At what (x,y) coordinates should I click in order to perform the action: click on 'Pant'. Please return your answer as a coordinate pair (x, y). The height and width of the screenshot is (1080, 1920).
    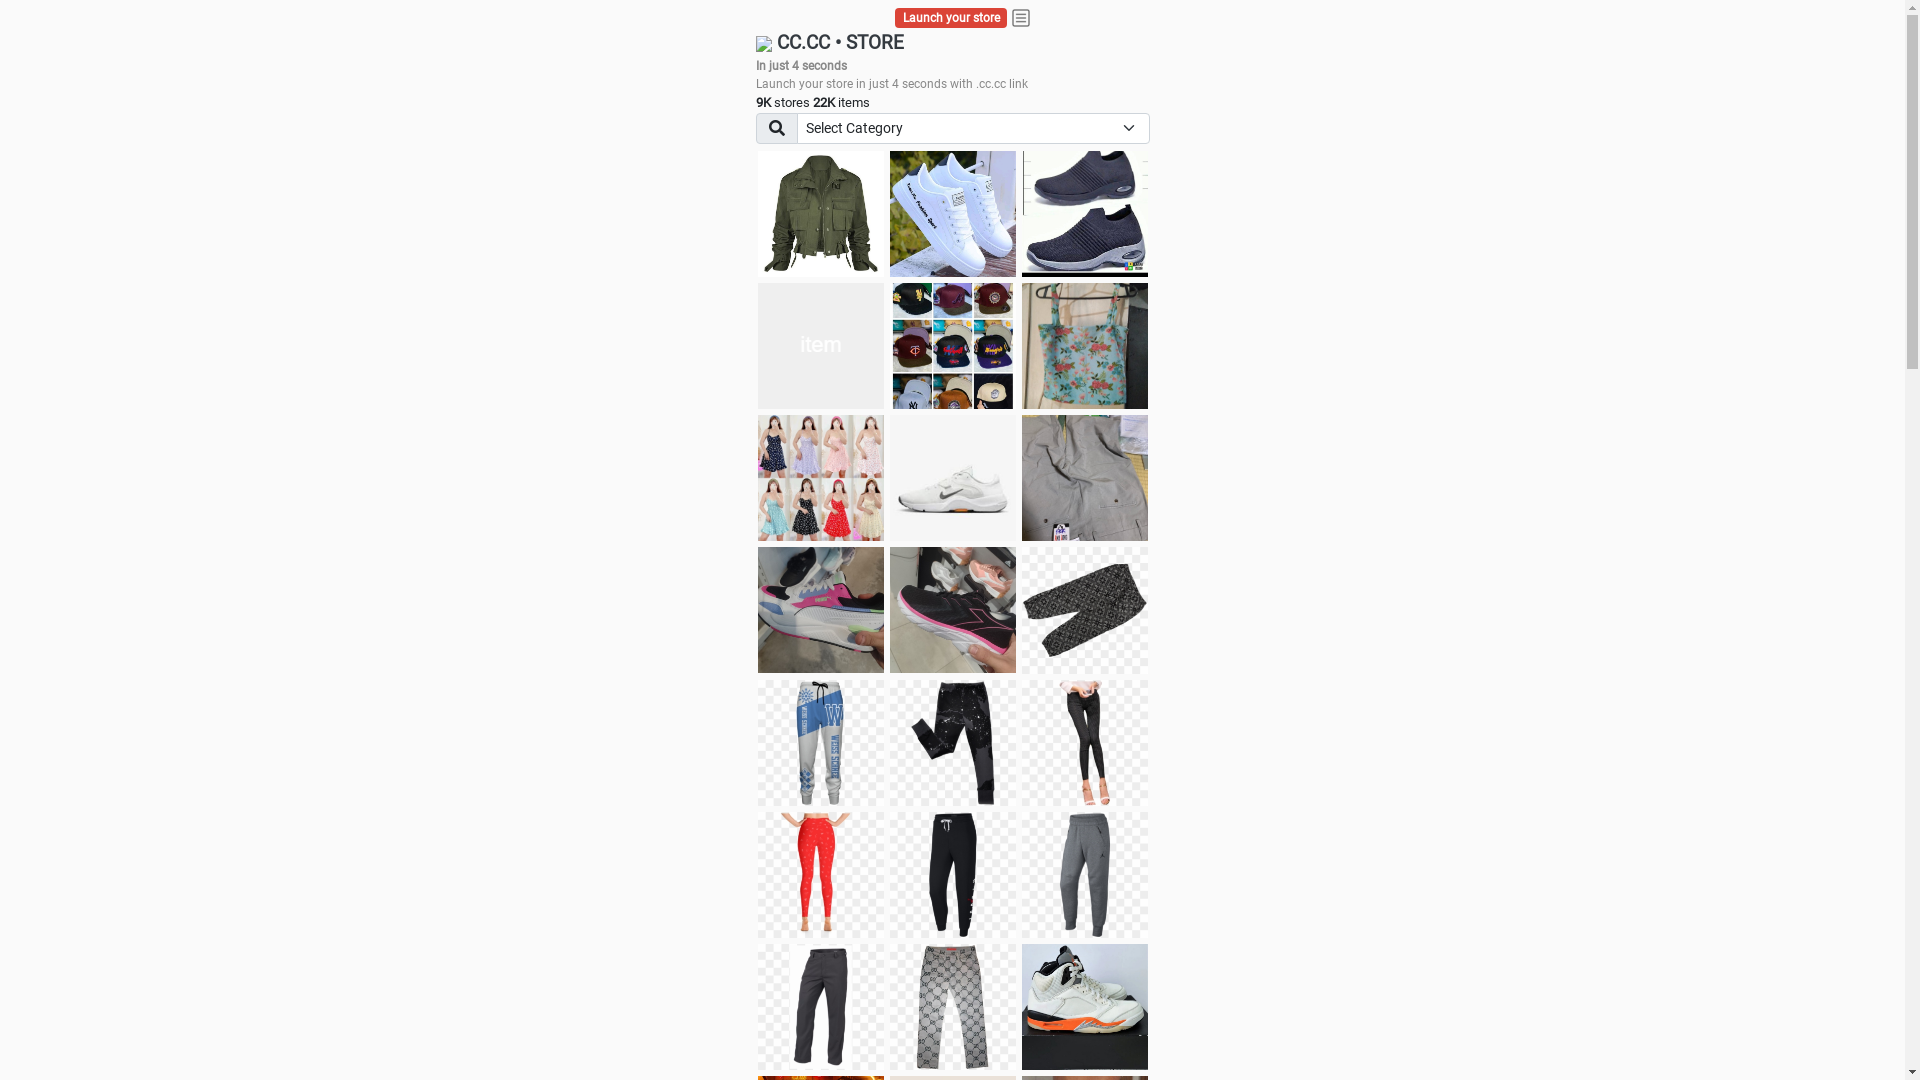
    Looking at the image, I should click on (952, 874).